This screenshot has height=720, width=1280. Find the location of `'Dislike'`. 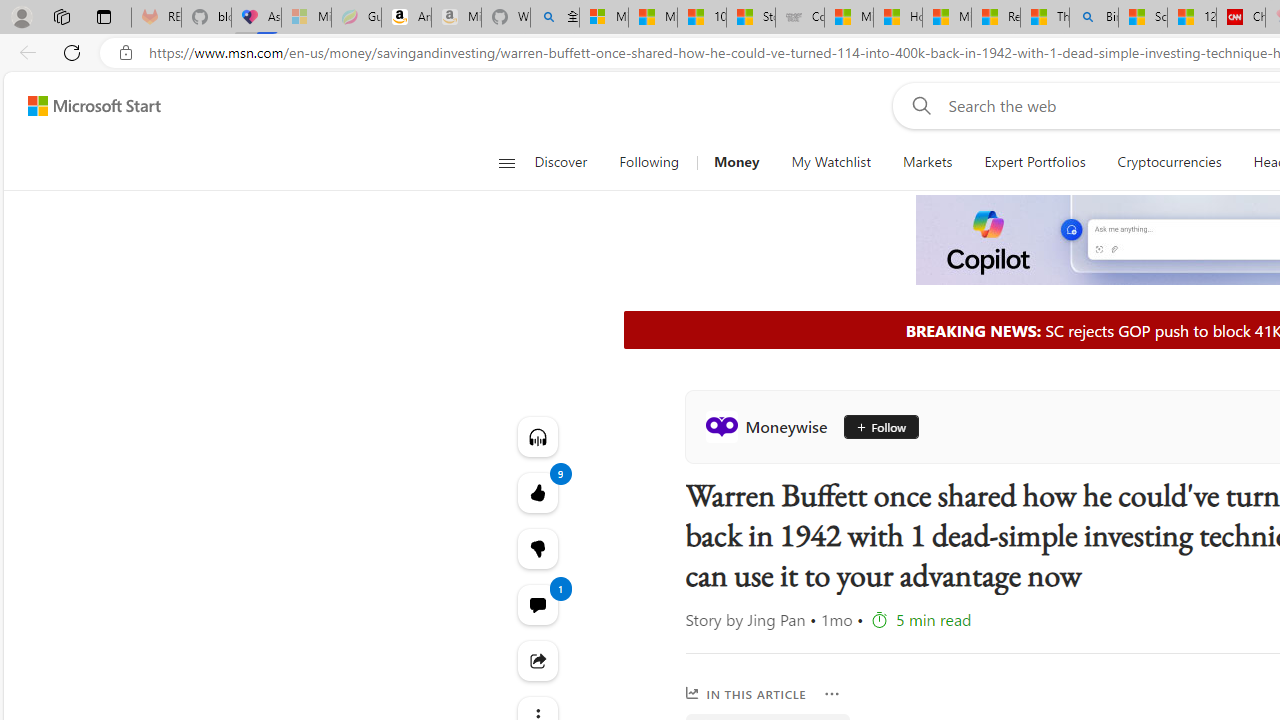

'Dislike' is located at coordinates (537, 549).